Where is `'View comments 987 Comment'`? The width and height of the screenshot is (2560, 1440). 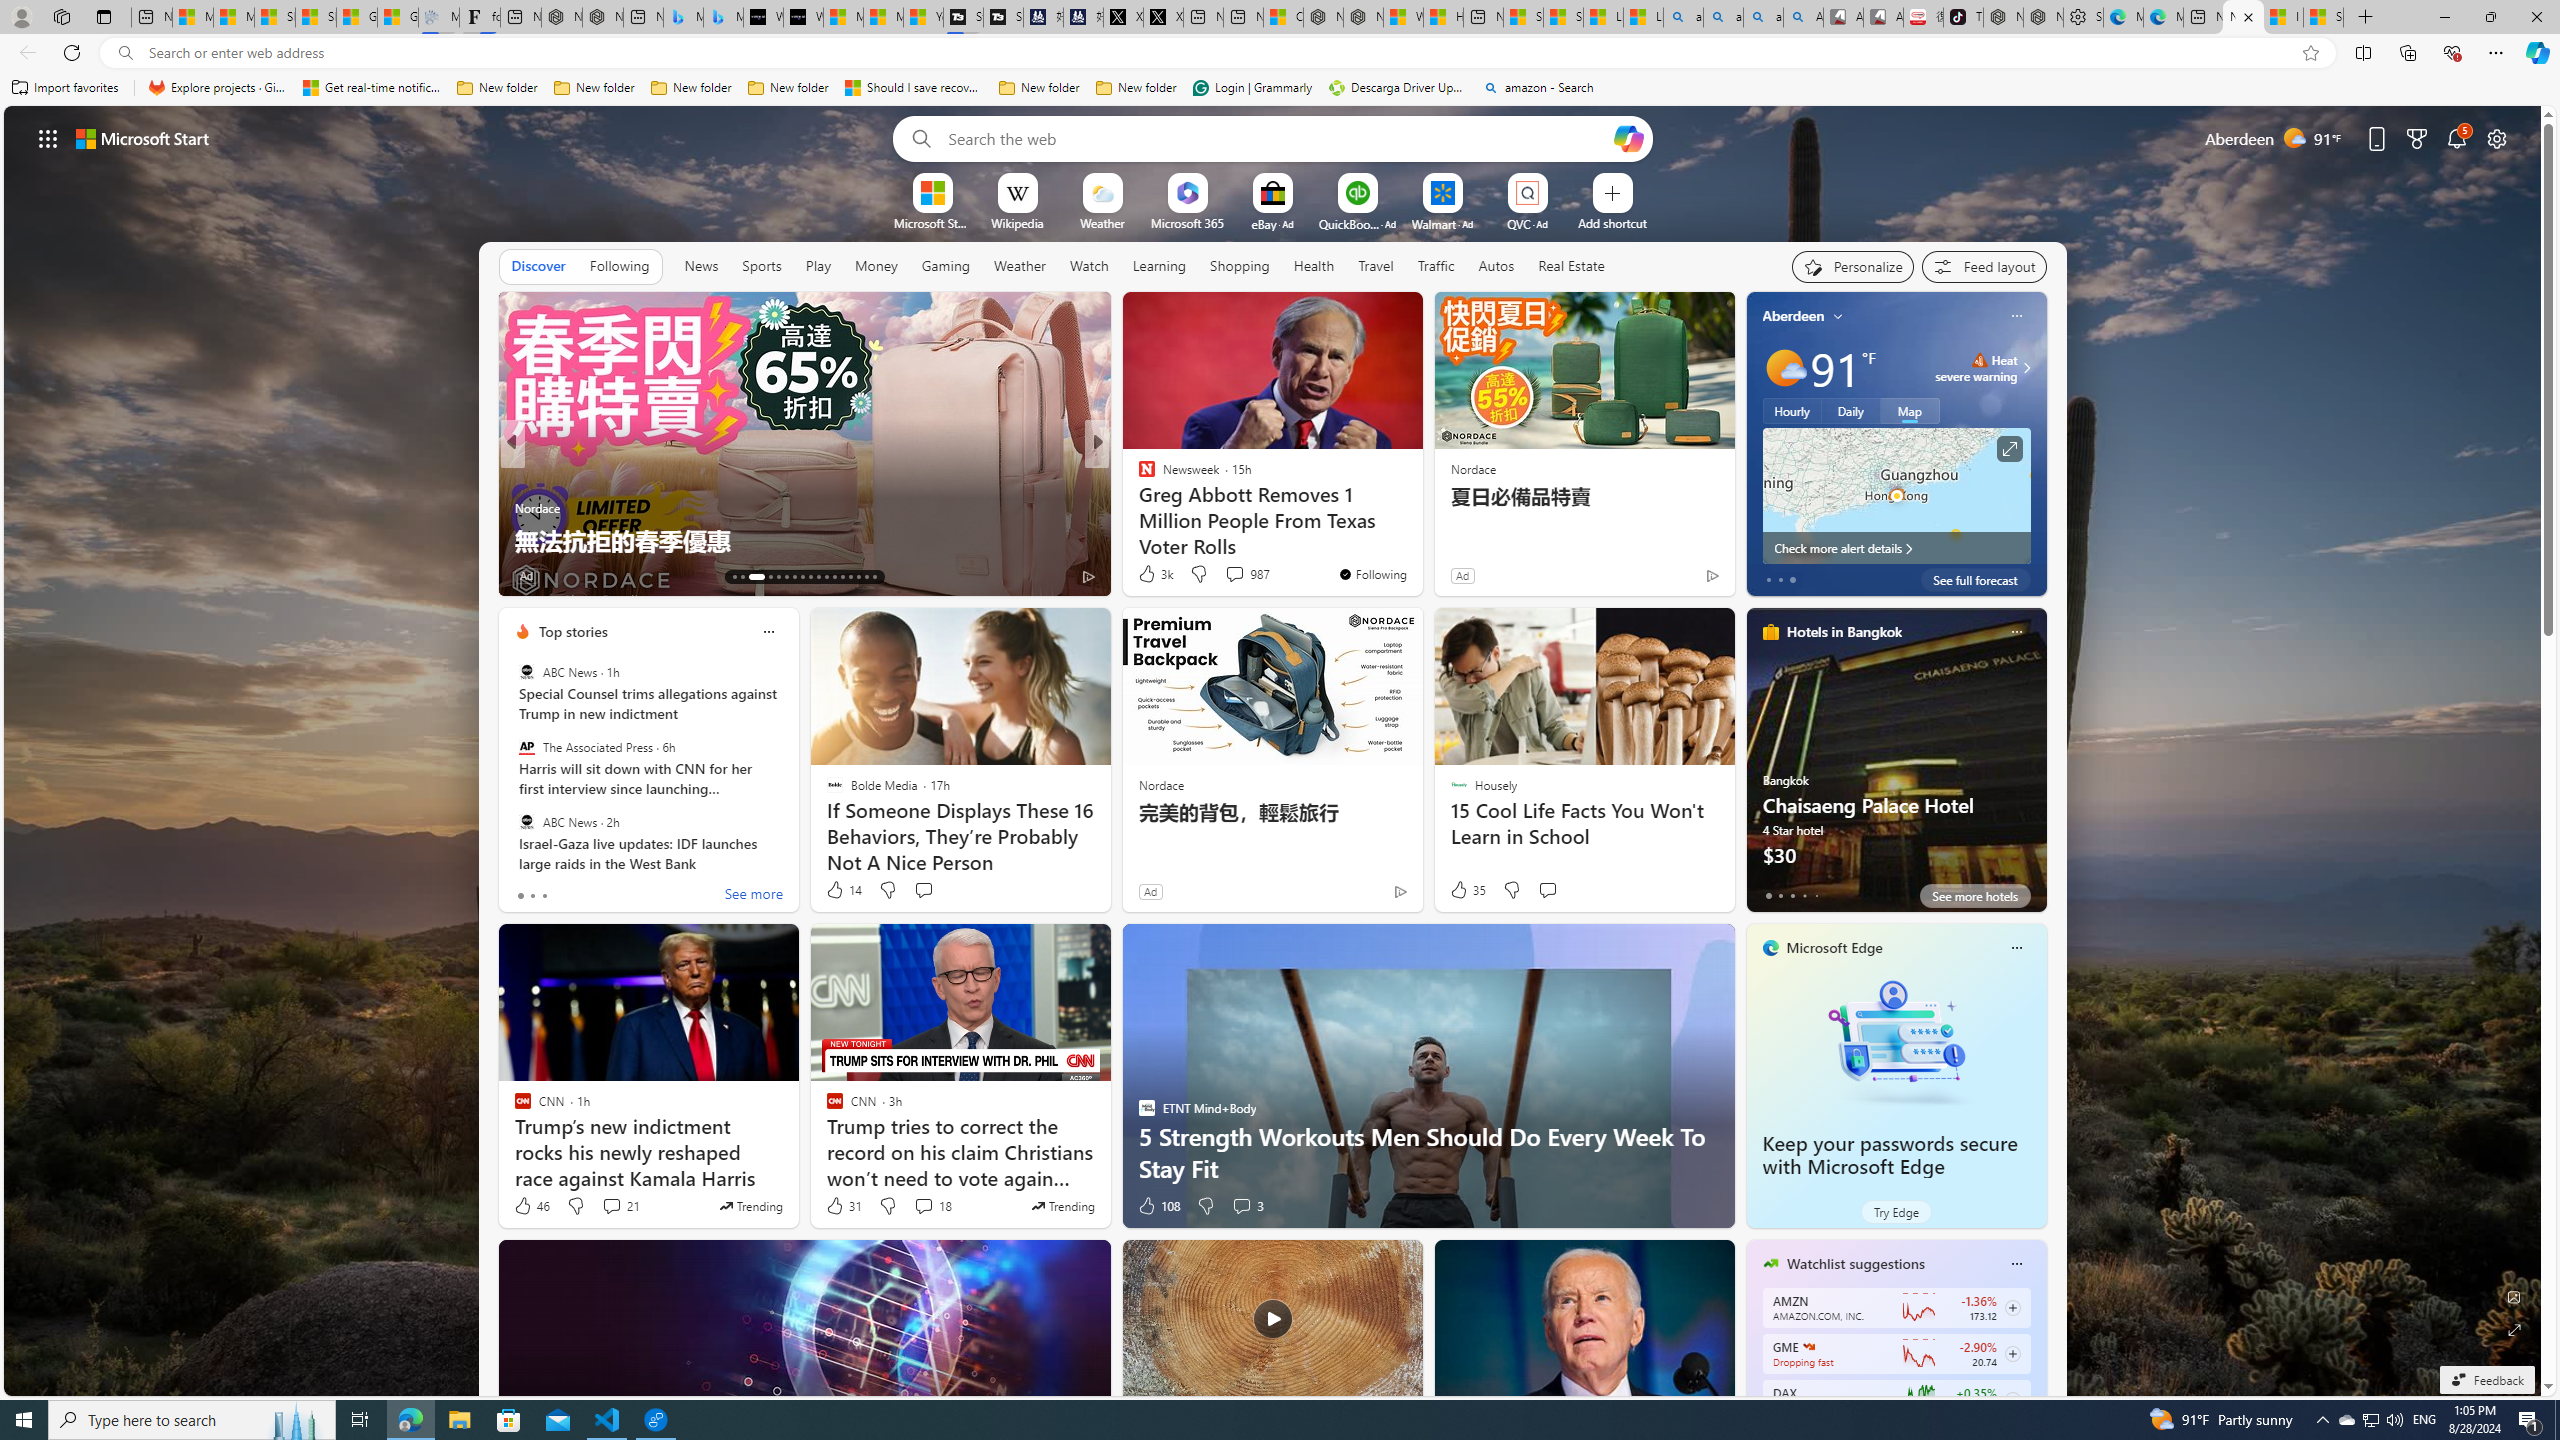
'View comments 987 Comment' is located at coordinates (1246, 572).